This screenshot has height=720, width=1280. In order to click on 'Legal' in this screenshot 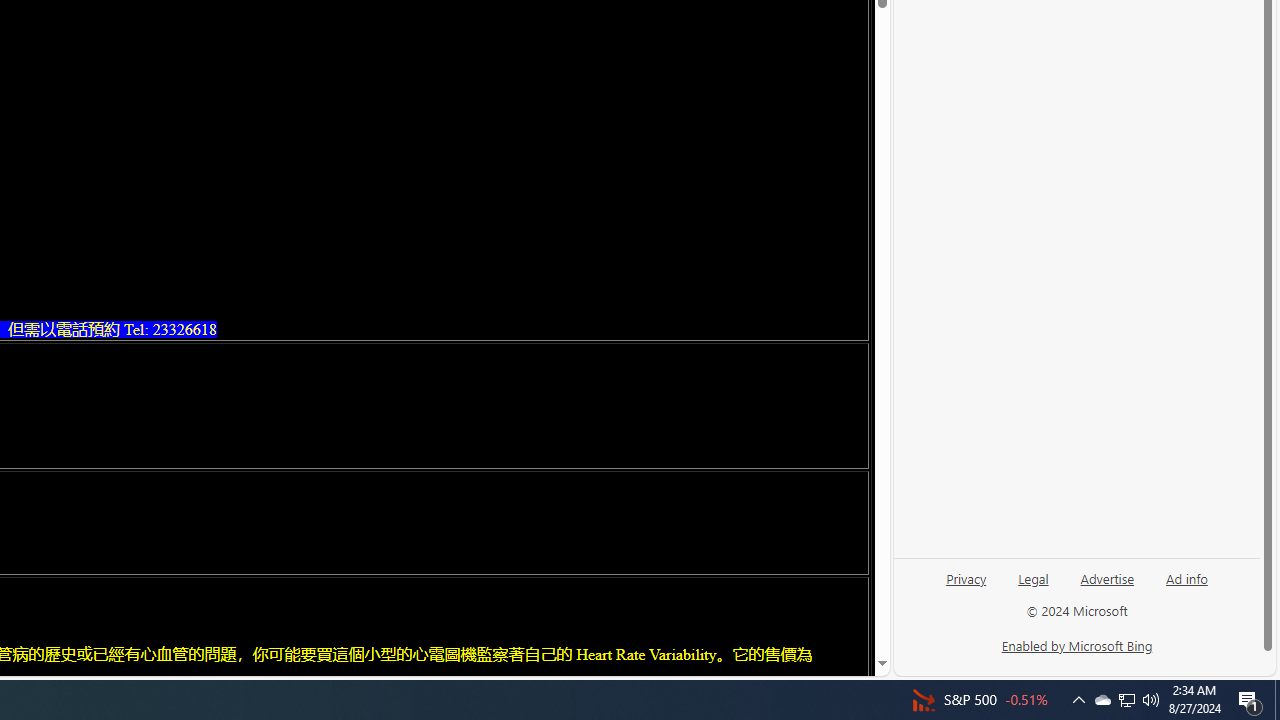, I will do `click(1033, 577)`.